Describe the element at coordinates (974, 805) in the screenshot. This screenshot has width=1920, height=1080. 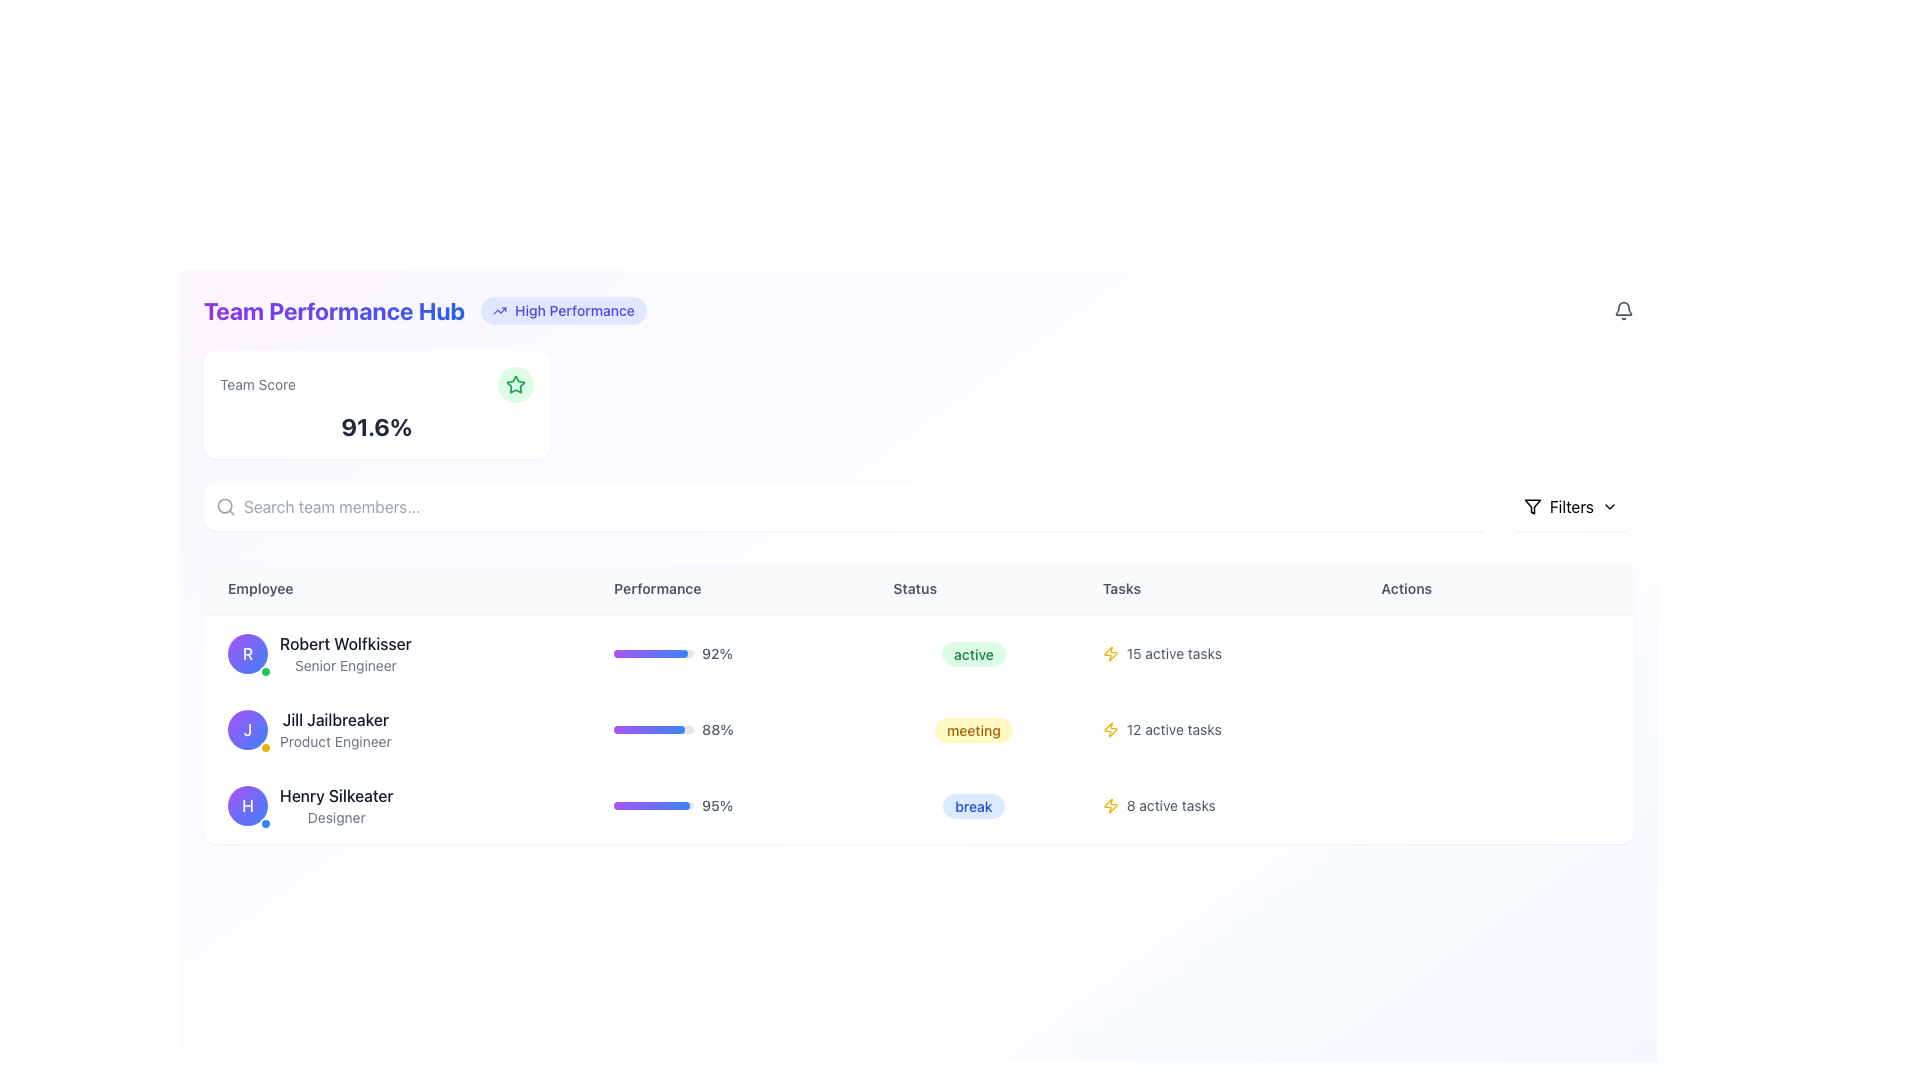
I see `the content of the Badge displaying the current status of 'Henry Silkeater', which indicates they are on a break, located in the 'Status' column of the table` at that location.